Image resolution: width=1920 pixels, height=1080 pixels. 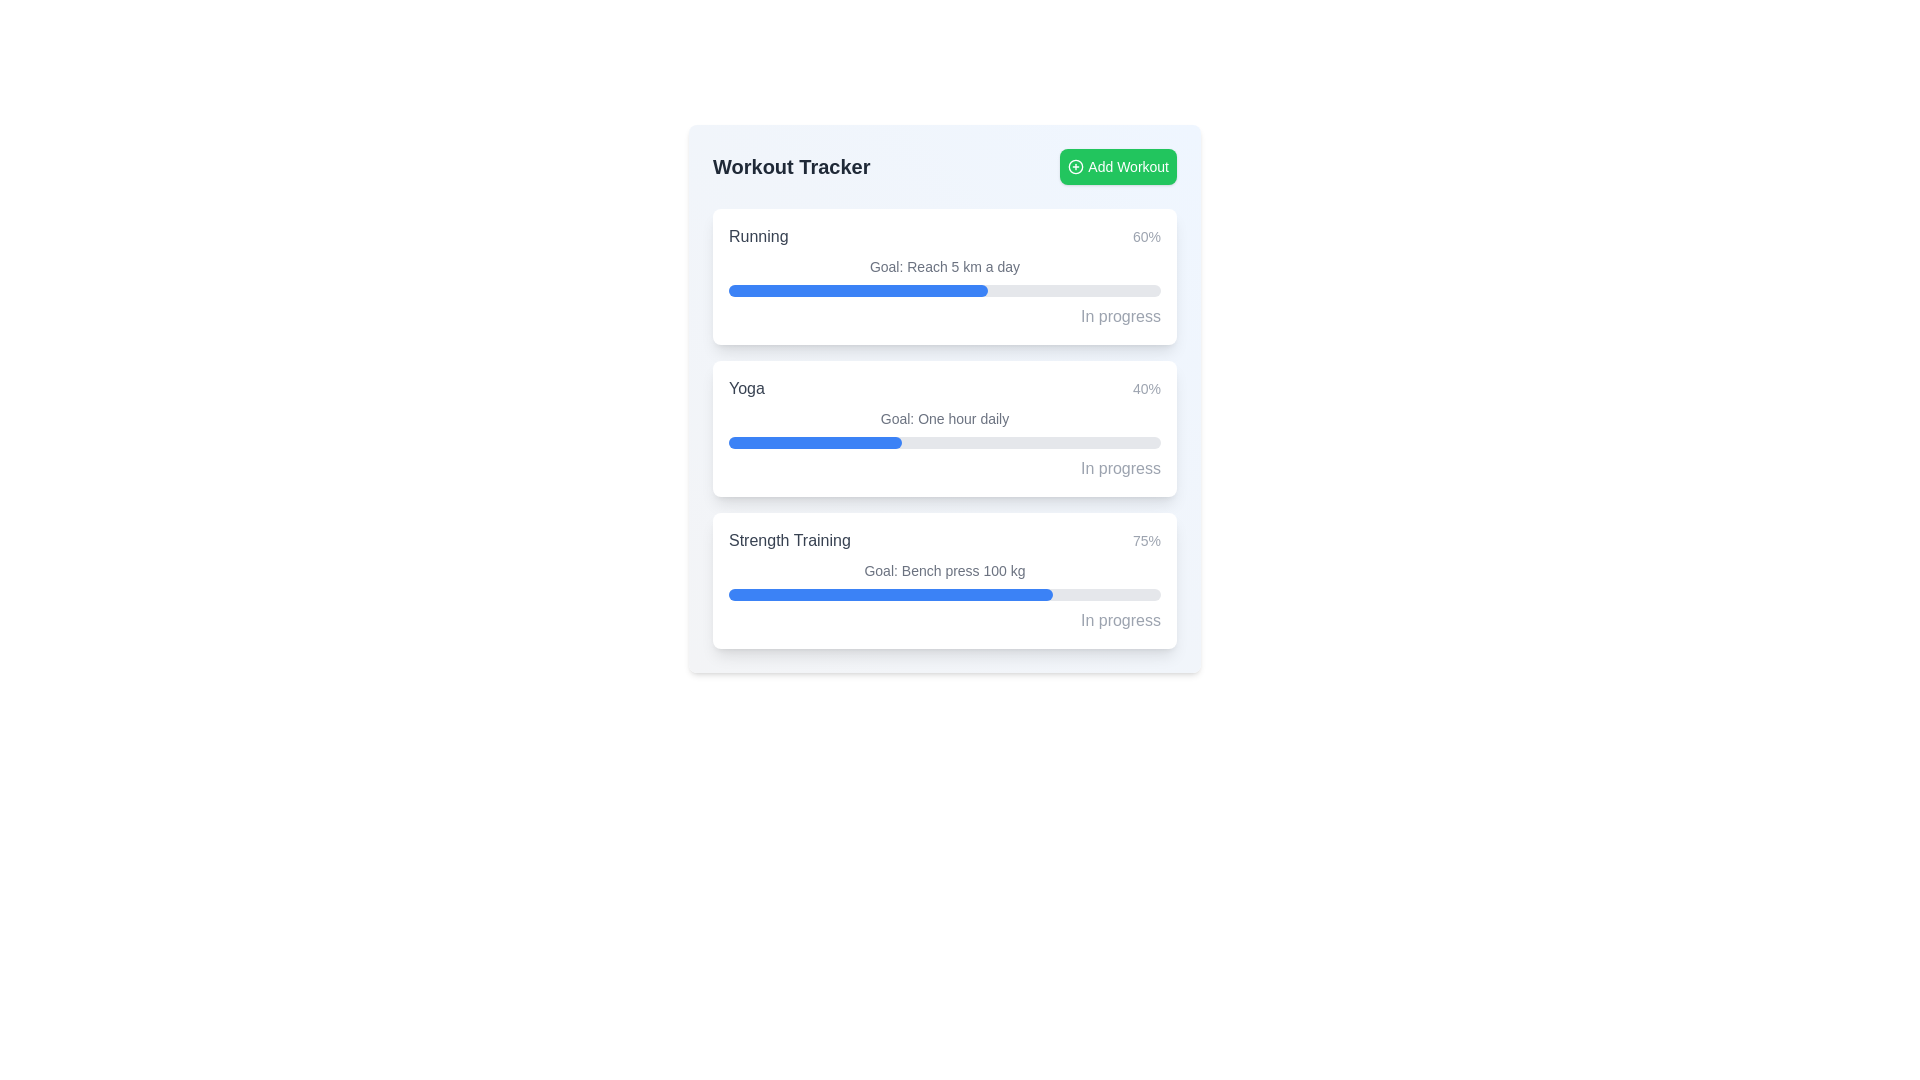 I want to click on the progress bar within the first task entry titled 'Running', which visually indicates the completion percentage of the task, so click(x=858, y=290).